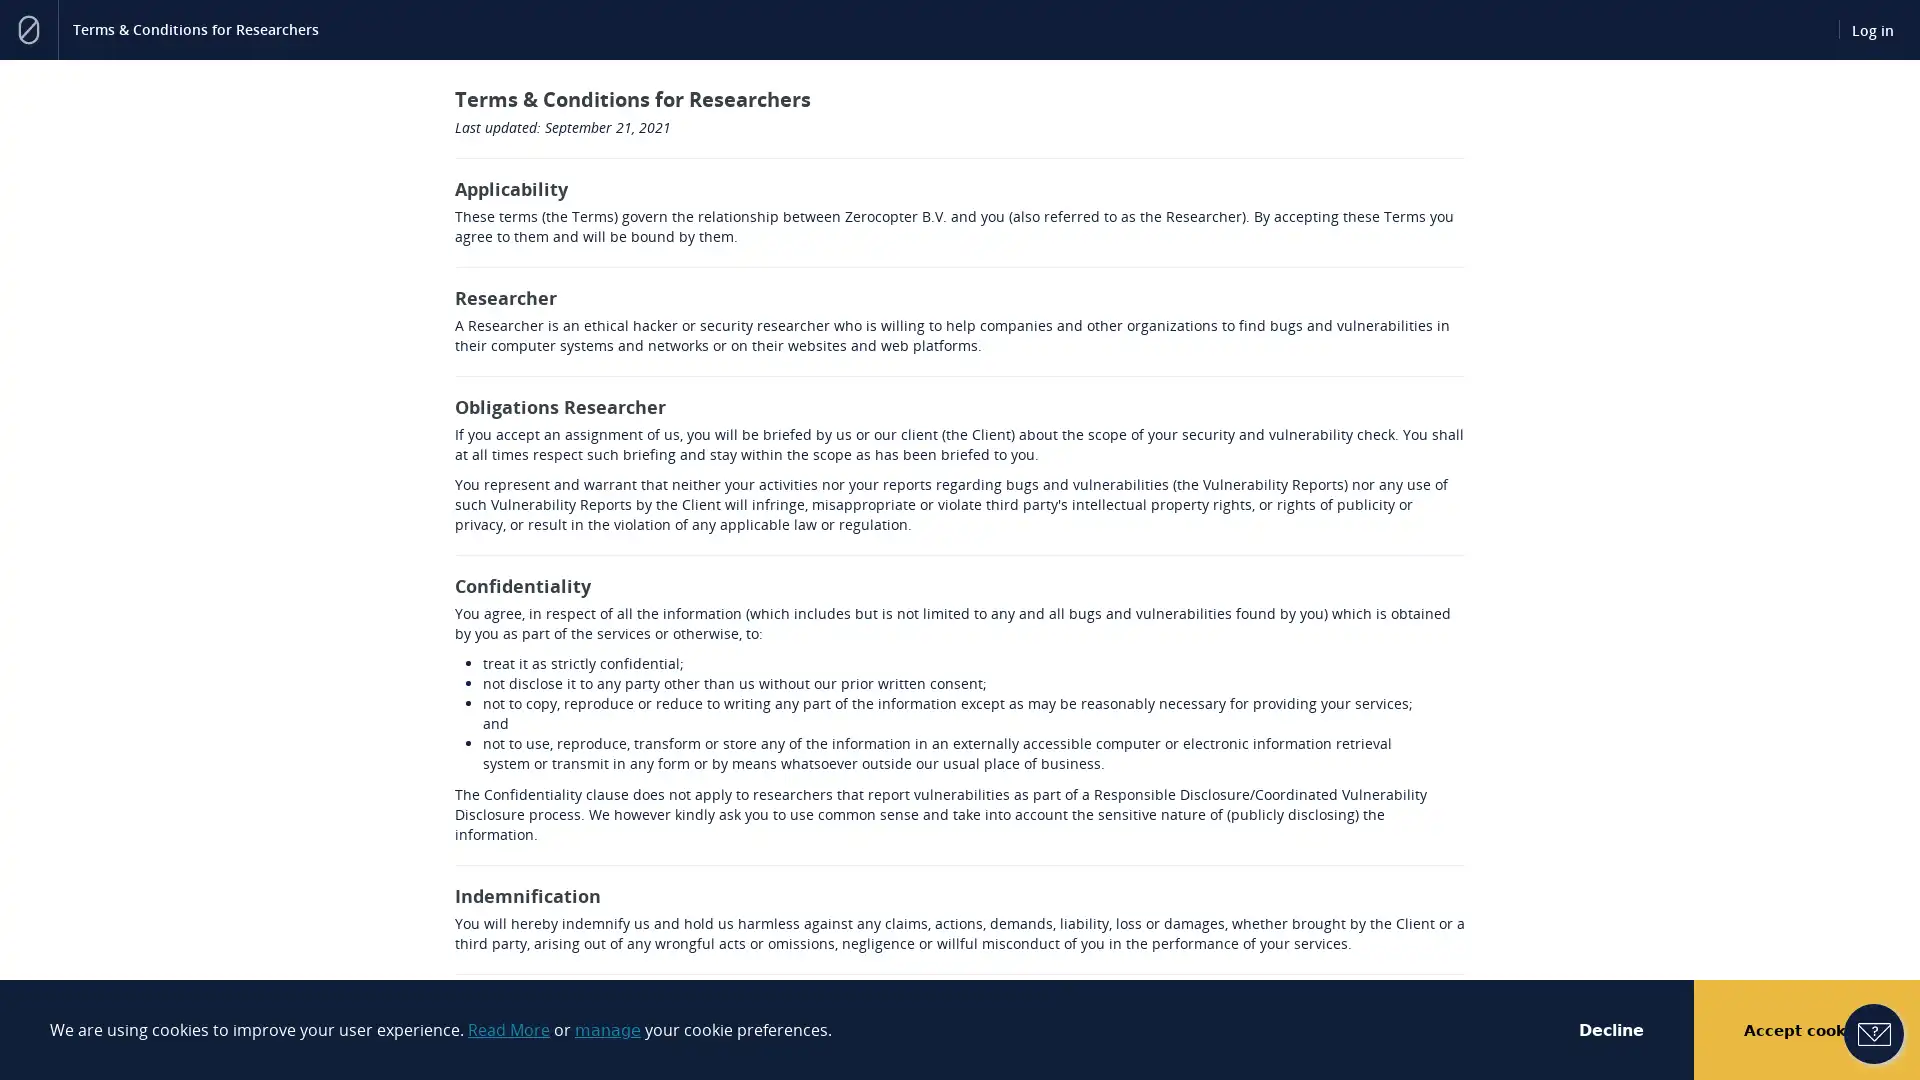  What do you see at coordinates (607, 1030) in the screenshot?
I see `manage` at bounding box center [607, 1030].